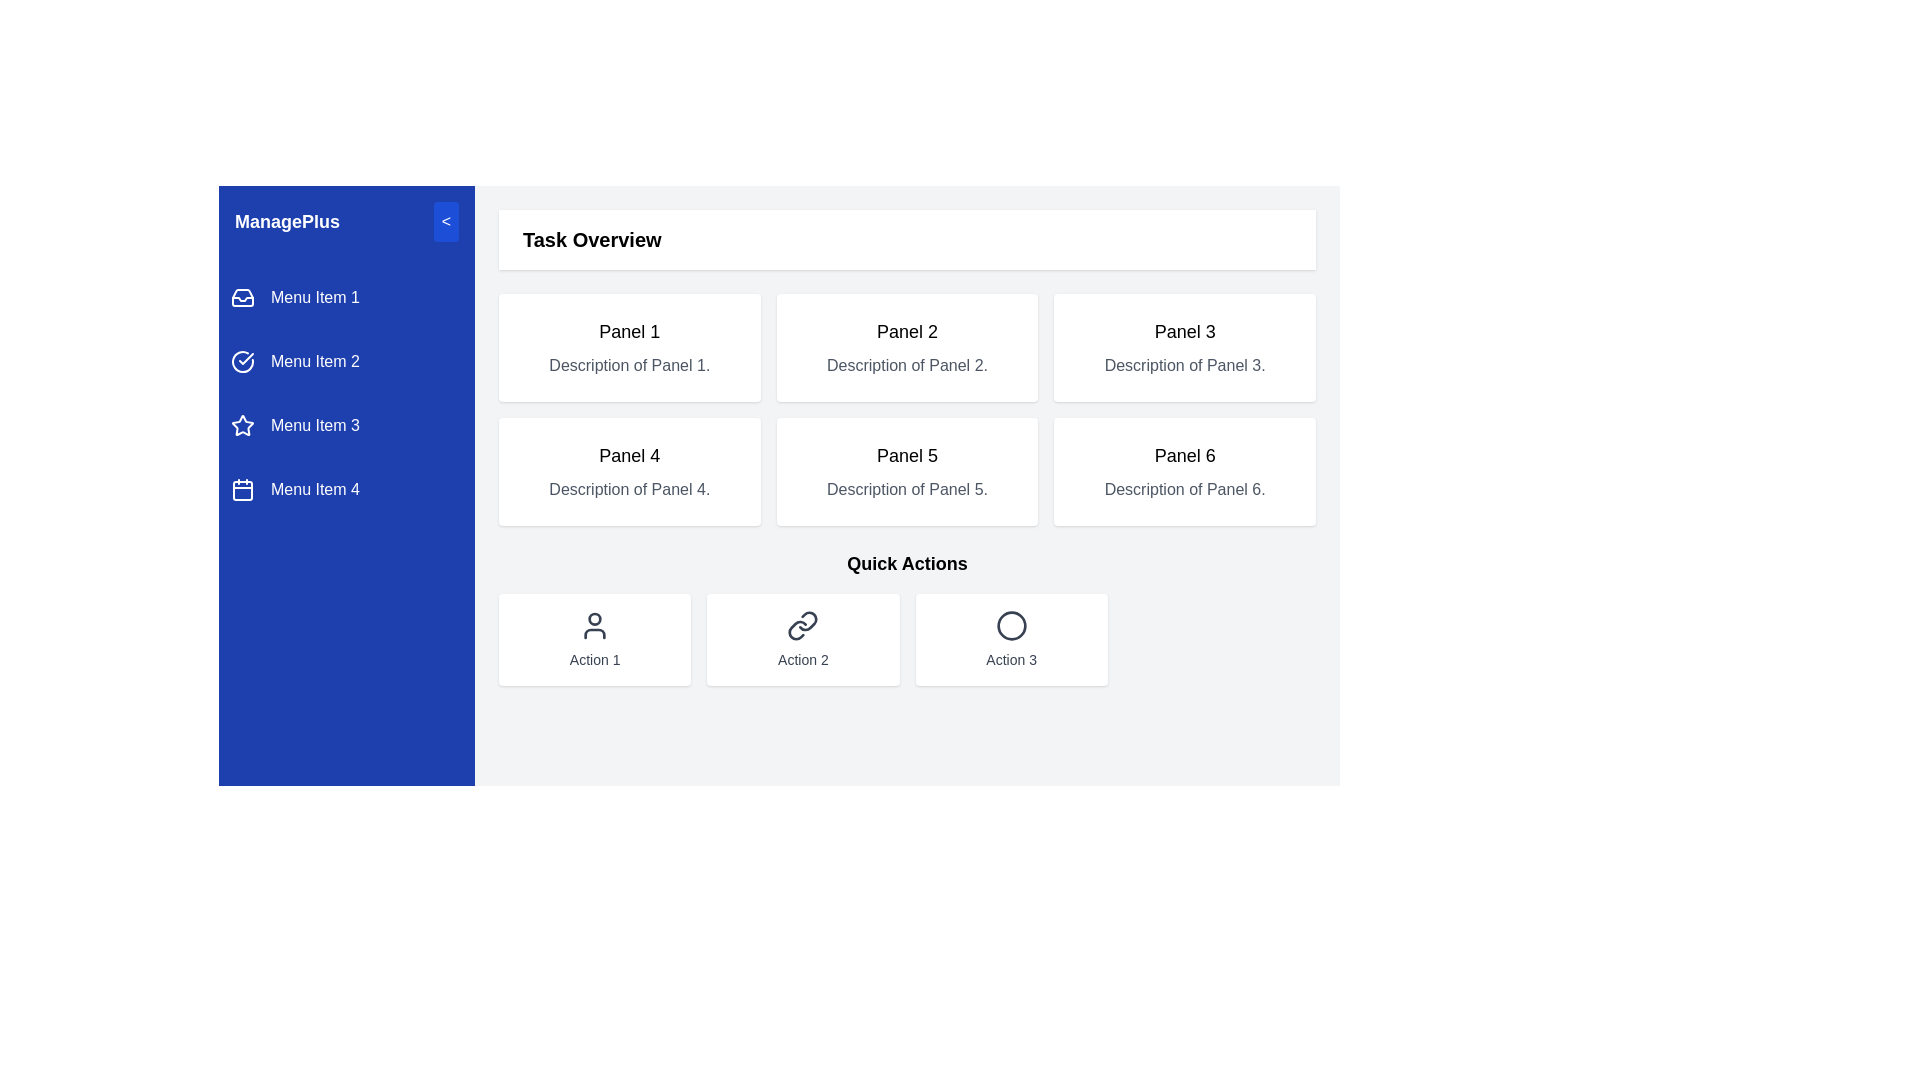  What do you see at coordinates (346, 489) in the screenshot?
I see `the menu item labeled 'Menu Item 4' with a calendar icon` at bounding box center [346, 489].